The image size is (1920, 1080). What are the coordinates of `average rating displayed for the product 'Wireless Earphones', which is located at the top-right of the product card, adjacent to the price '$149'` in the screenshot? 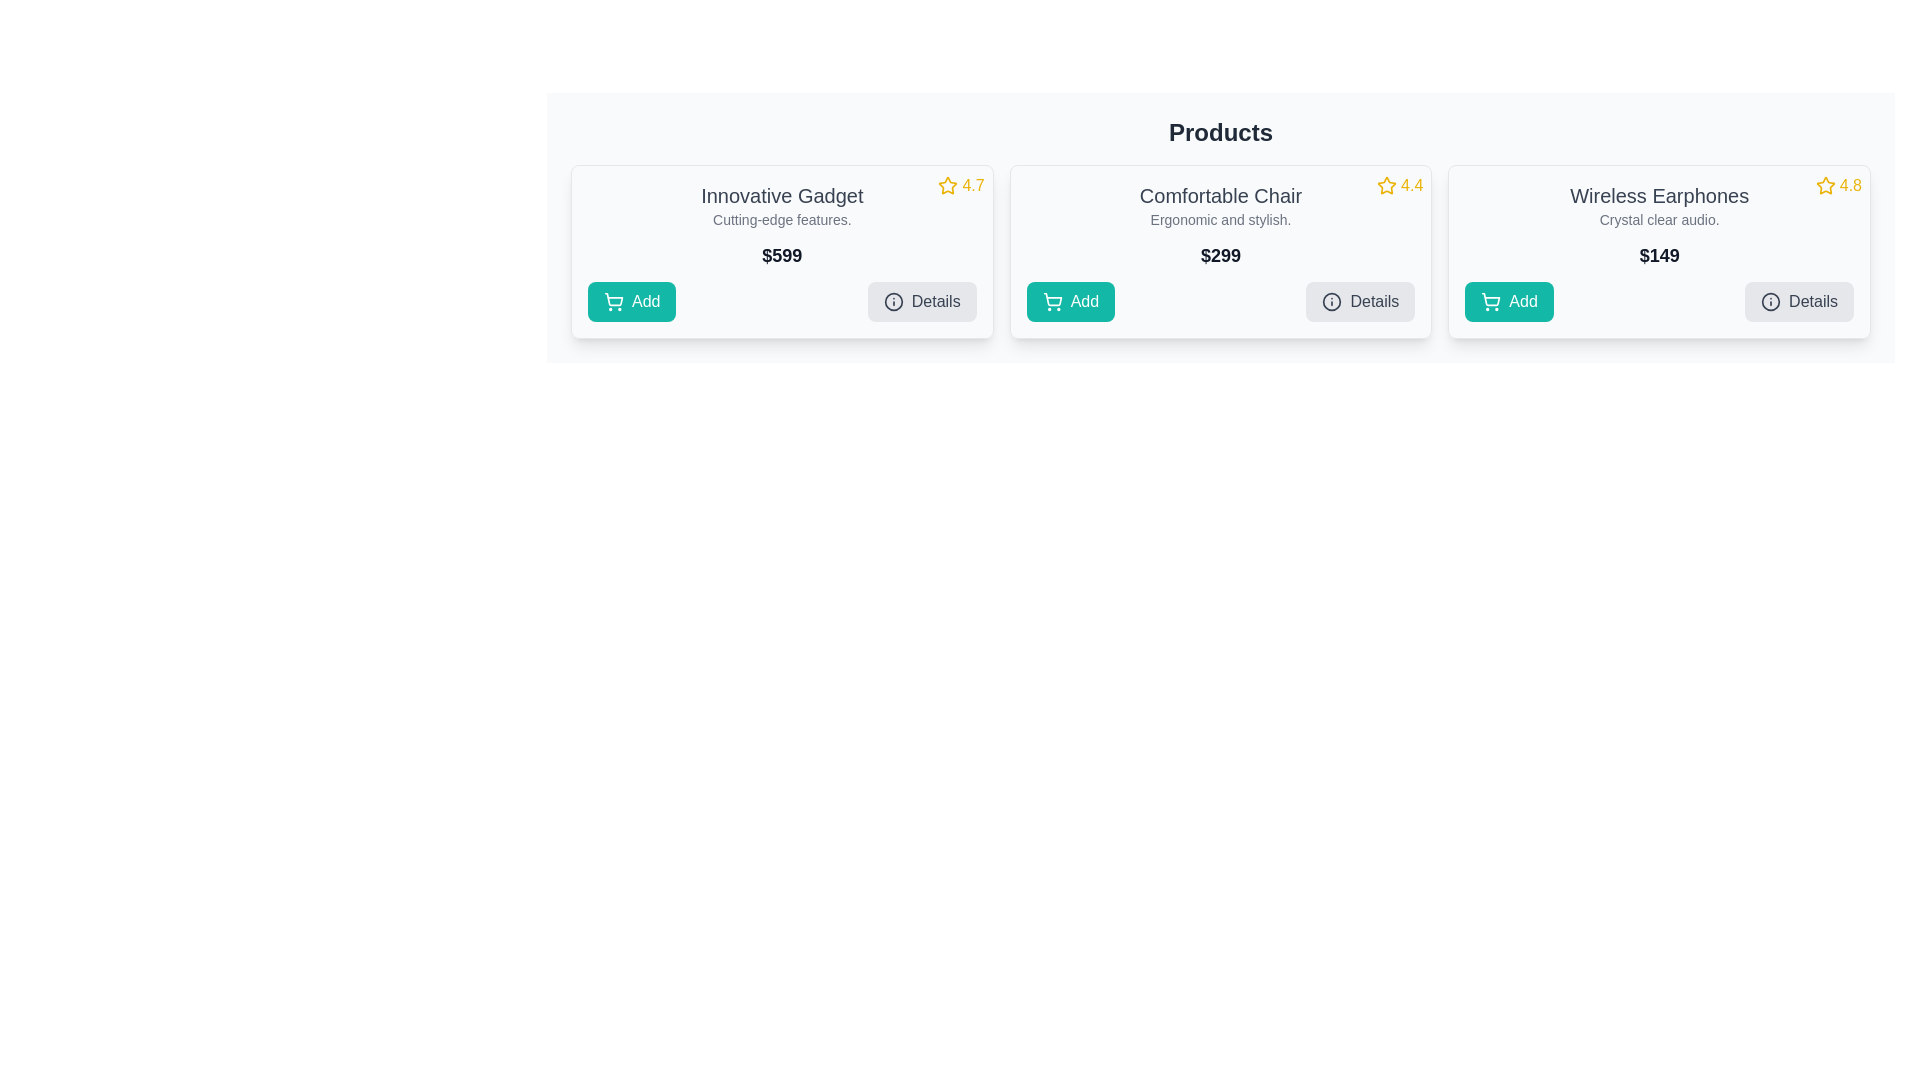 It's located at (1838, 185).